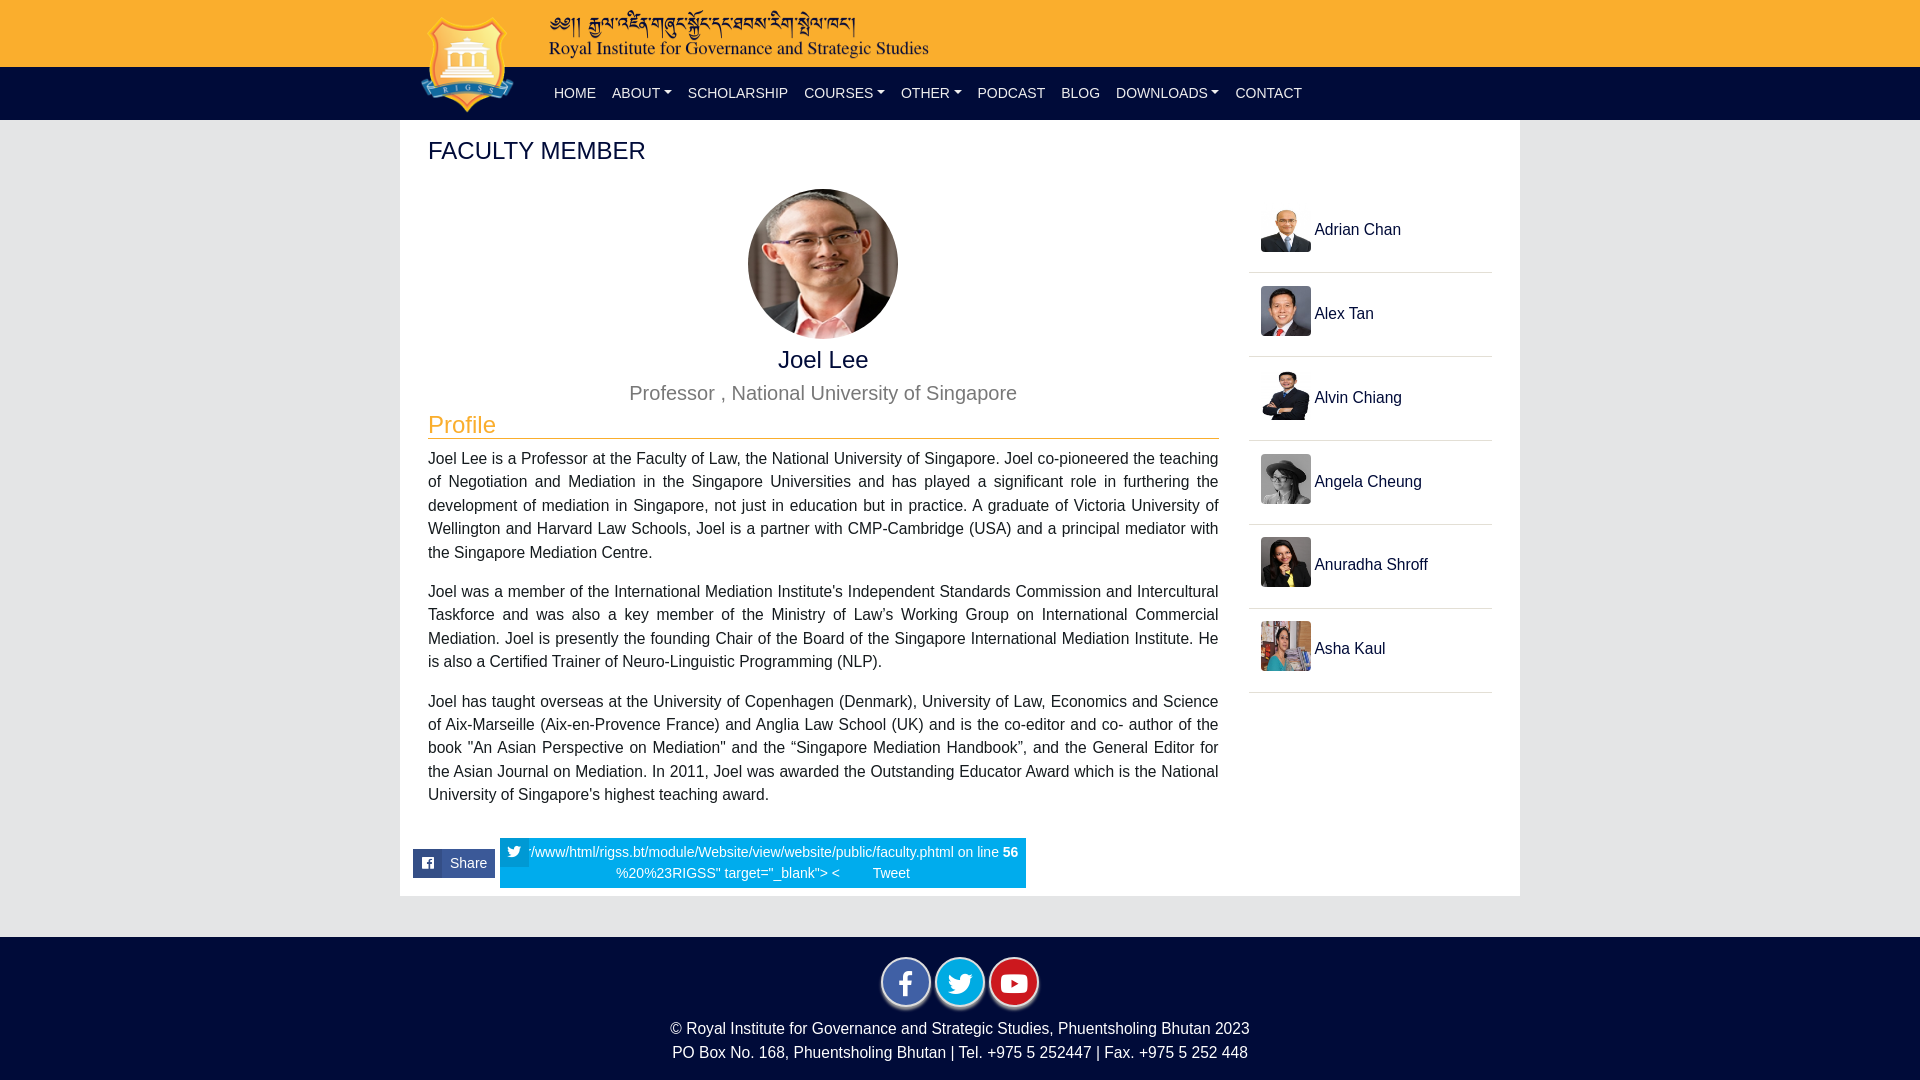 The width and height of the screenshot is (1920, 1080). I want to click on 'Share', so click(453, 862).